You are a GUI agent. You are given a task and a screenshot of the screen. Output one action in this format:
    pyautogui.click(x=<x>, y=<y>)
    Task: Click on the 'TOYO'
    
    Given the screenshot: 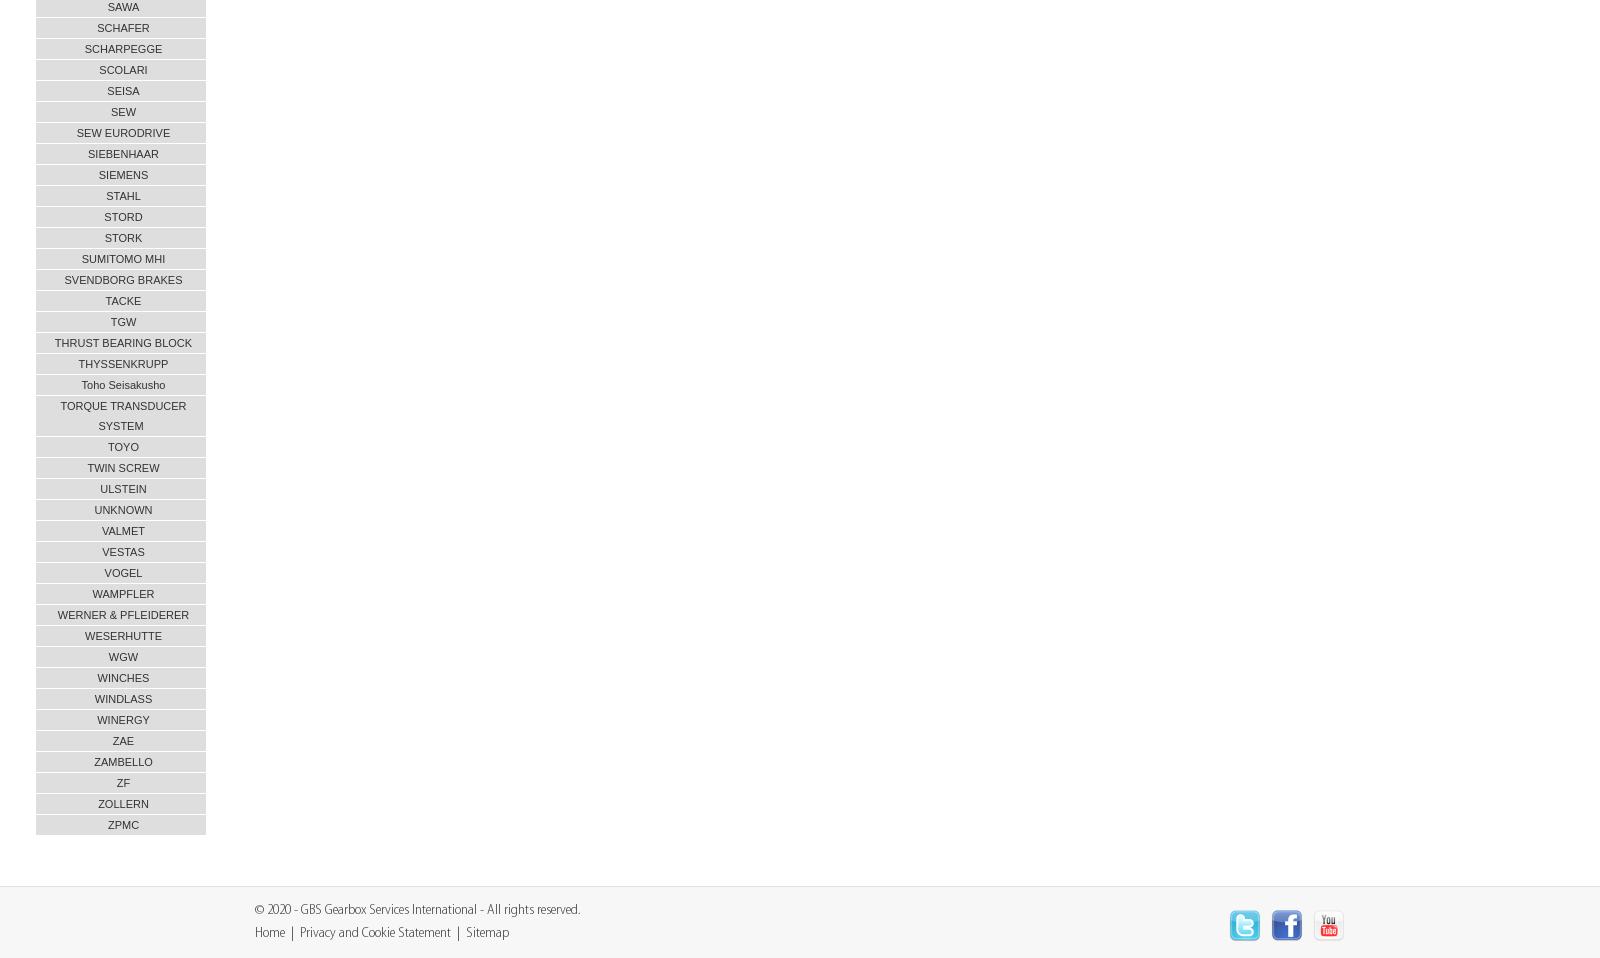 What is the action you would take?
    pyautogui.click(x=107, y=447)
    